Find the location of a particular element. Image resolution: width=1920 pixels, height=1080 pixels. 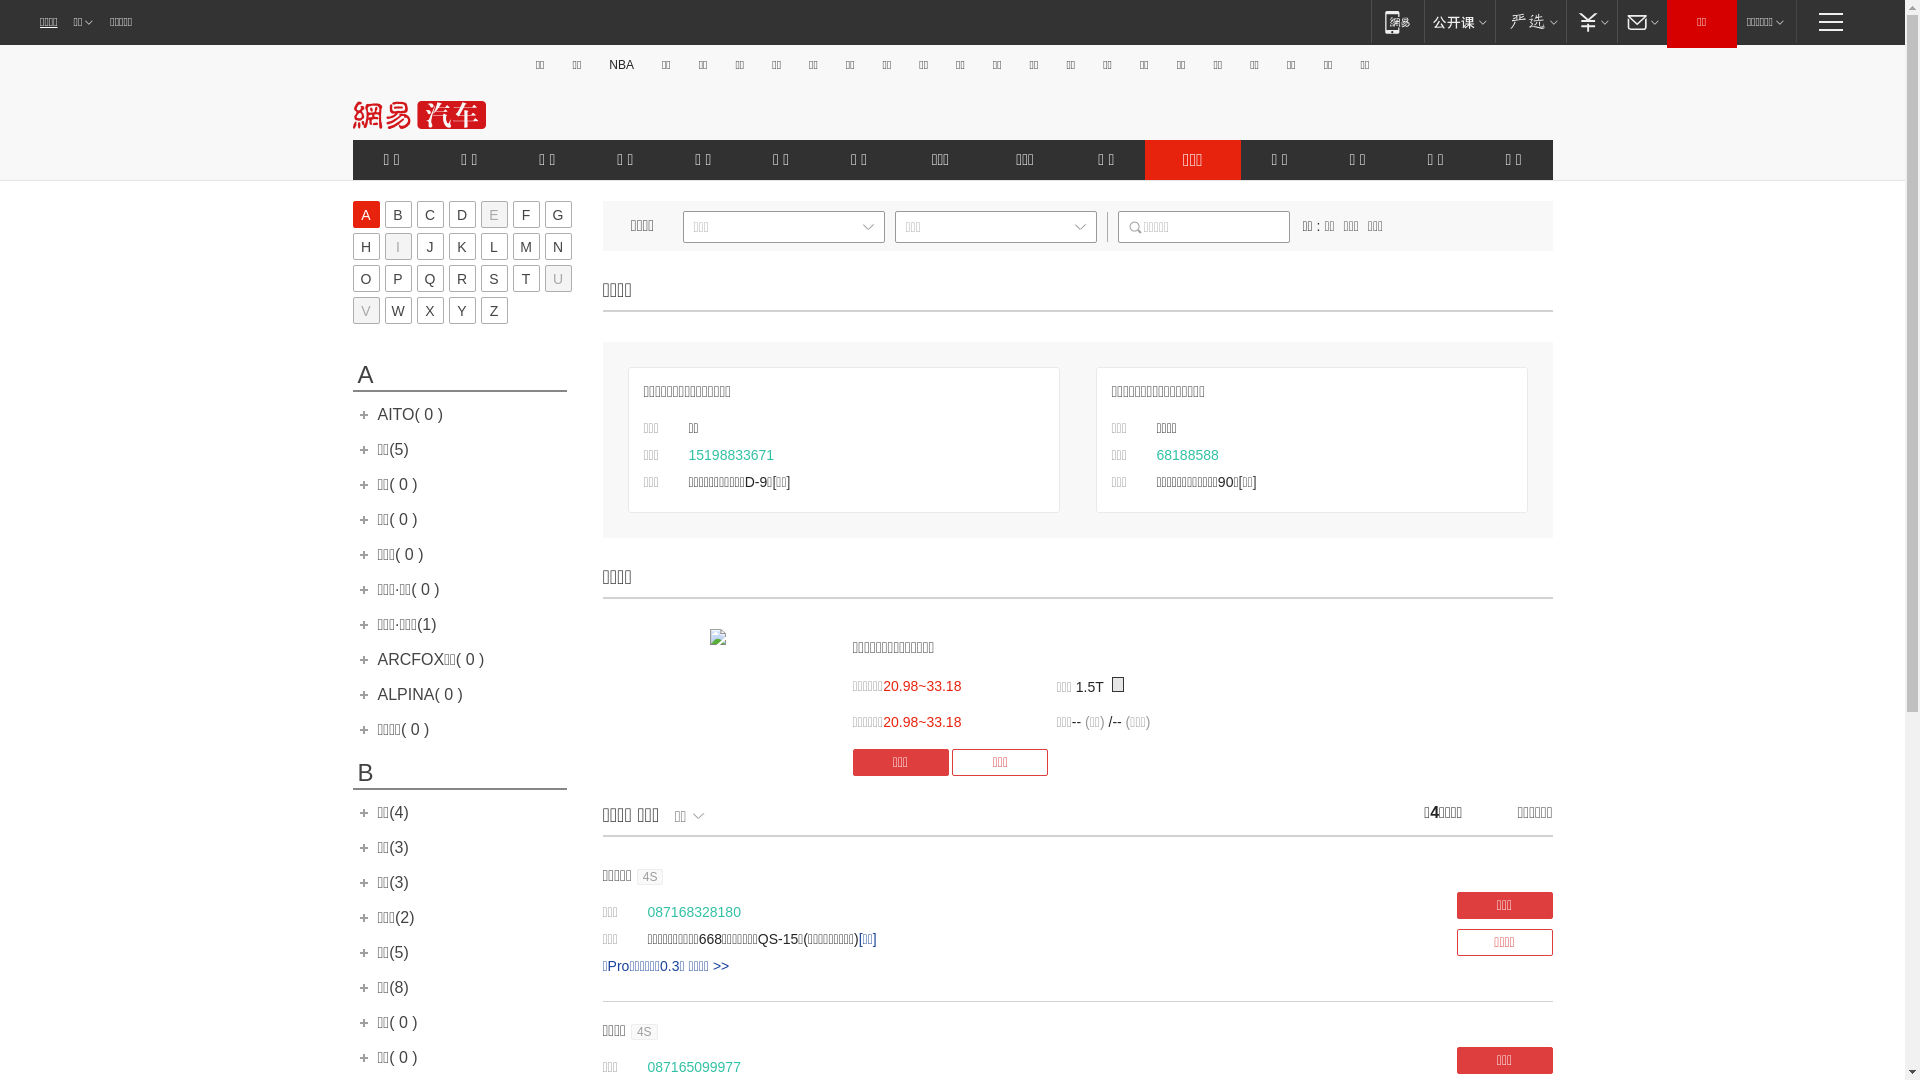

'E' is located at coordinates (493, 214).